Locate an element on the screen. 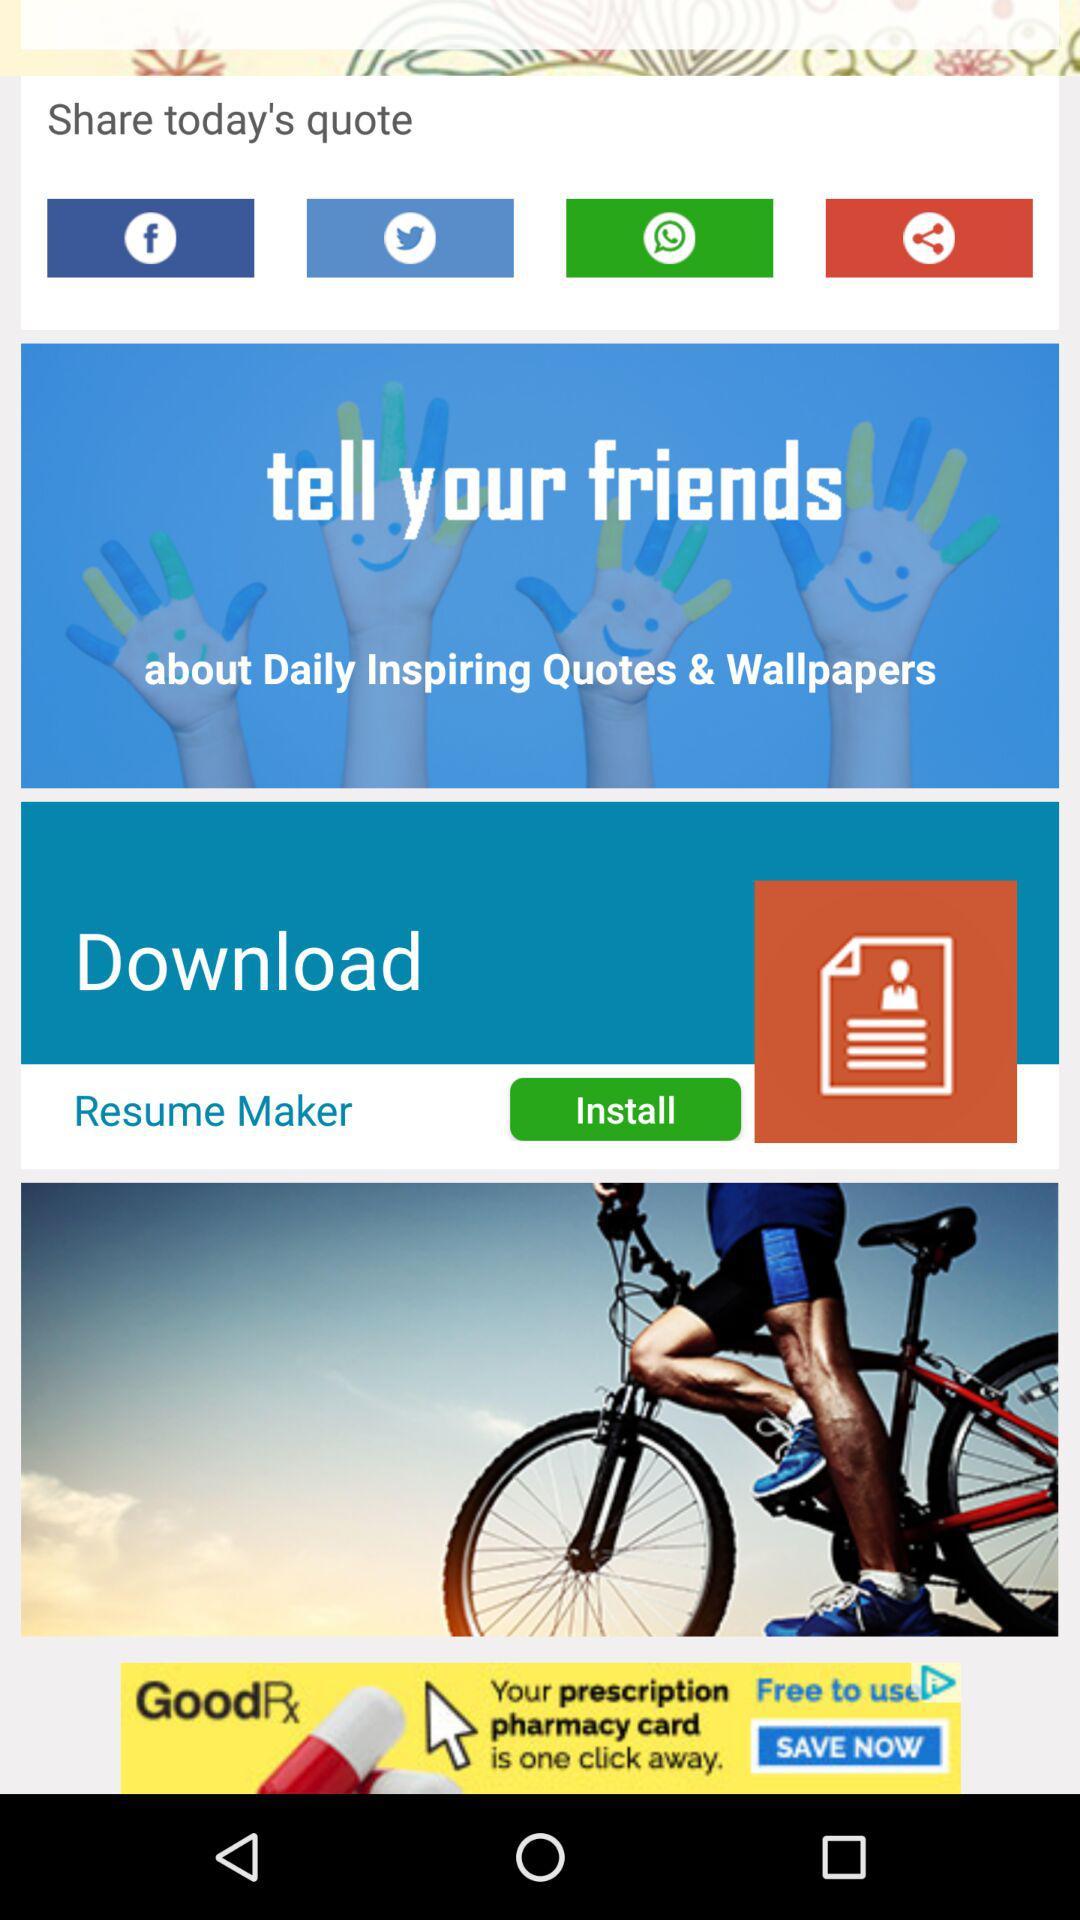  this button shares page on whatsapp is located at coordinates (669, 238).